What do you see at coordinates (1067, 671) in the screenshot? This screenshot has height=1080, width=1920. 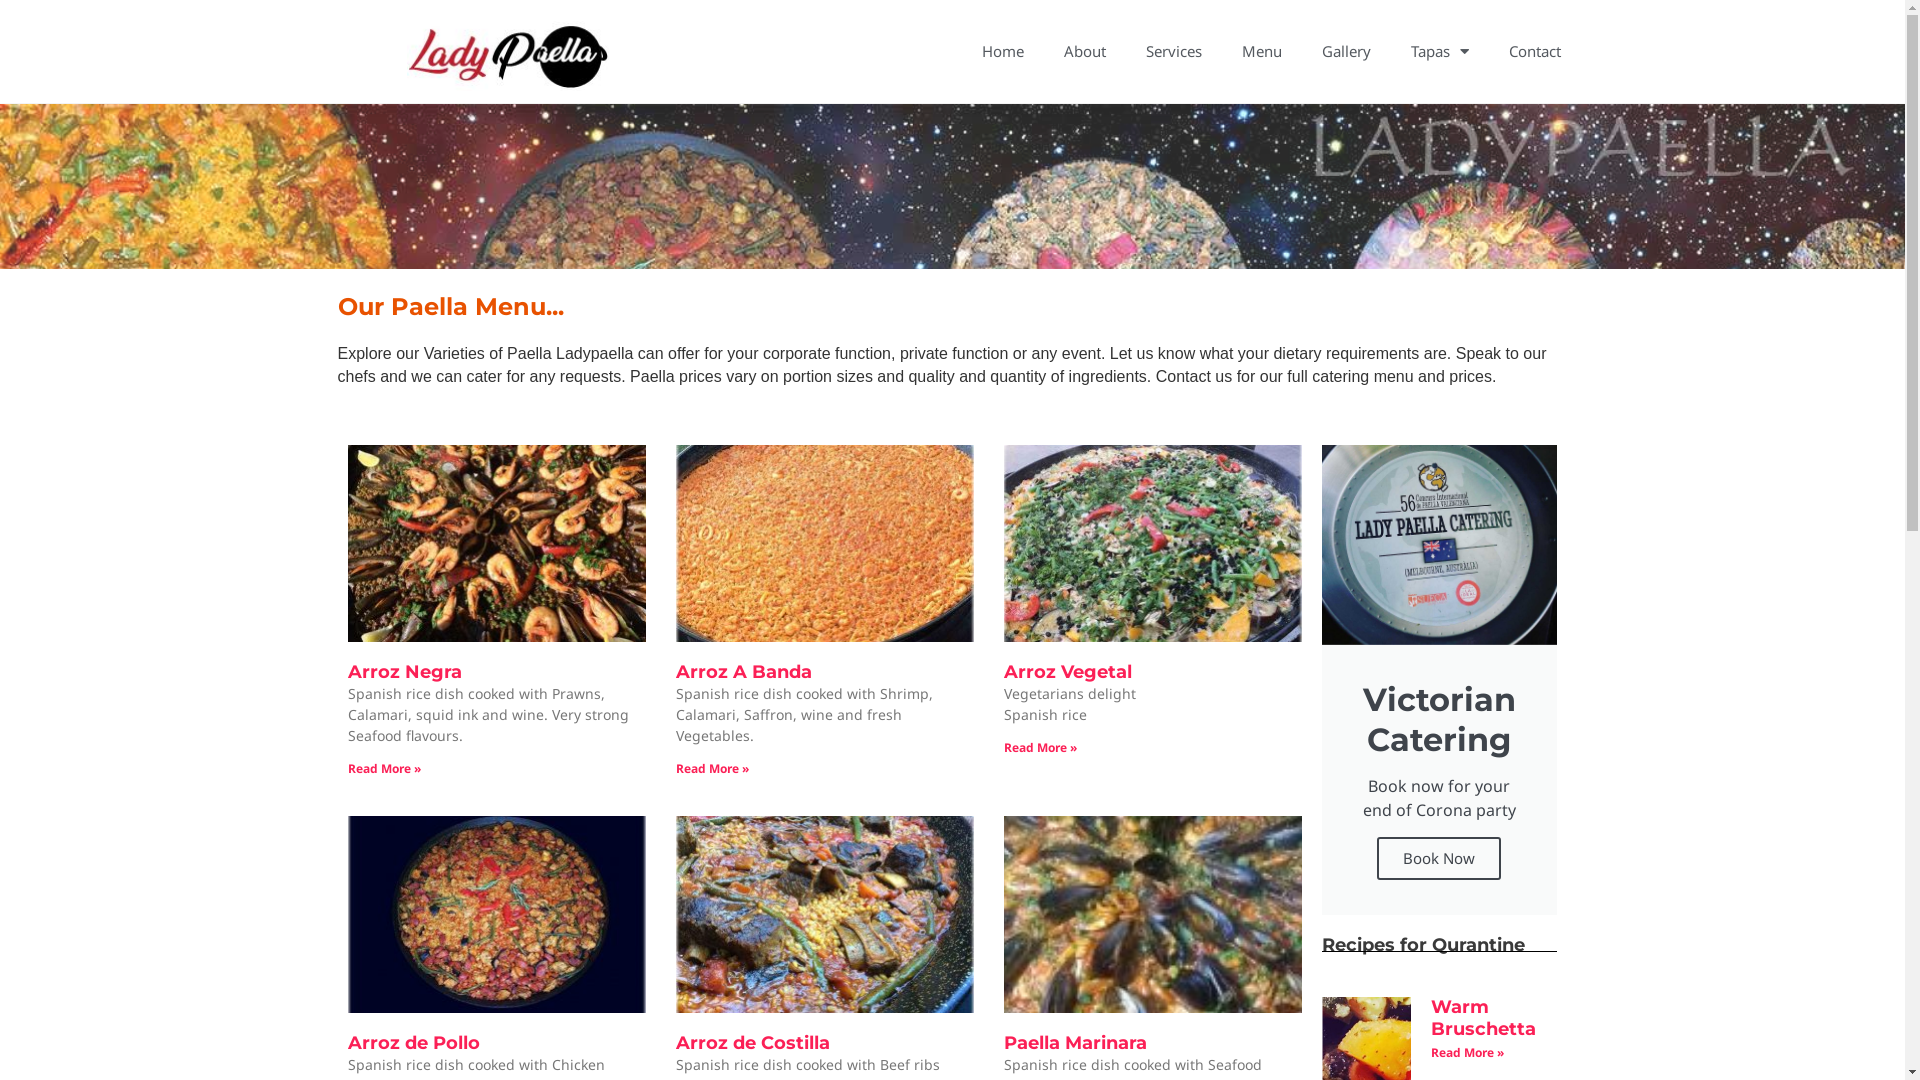 I see `'Arroz Vegetal'` at bounding box center [1067, 671].